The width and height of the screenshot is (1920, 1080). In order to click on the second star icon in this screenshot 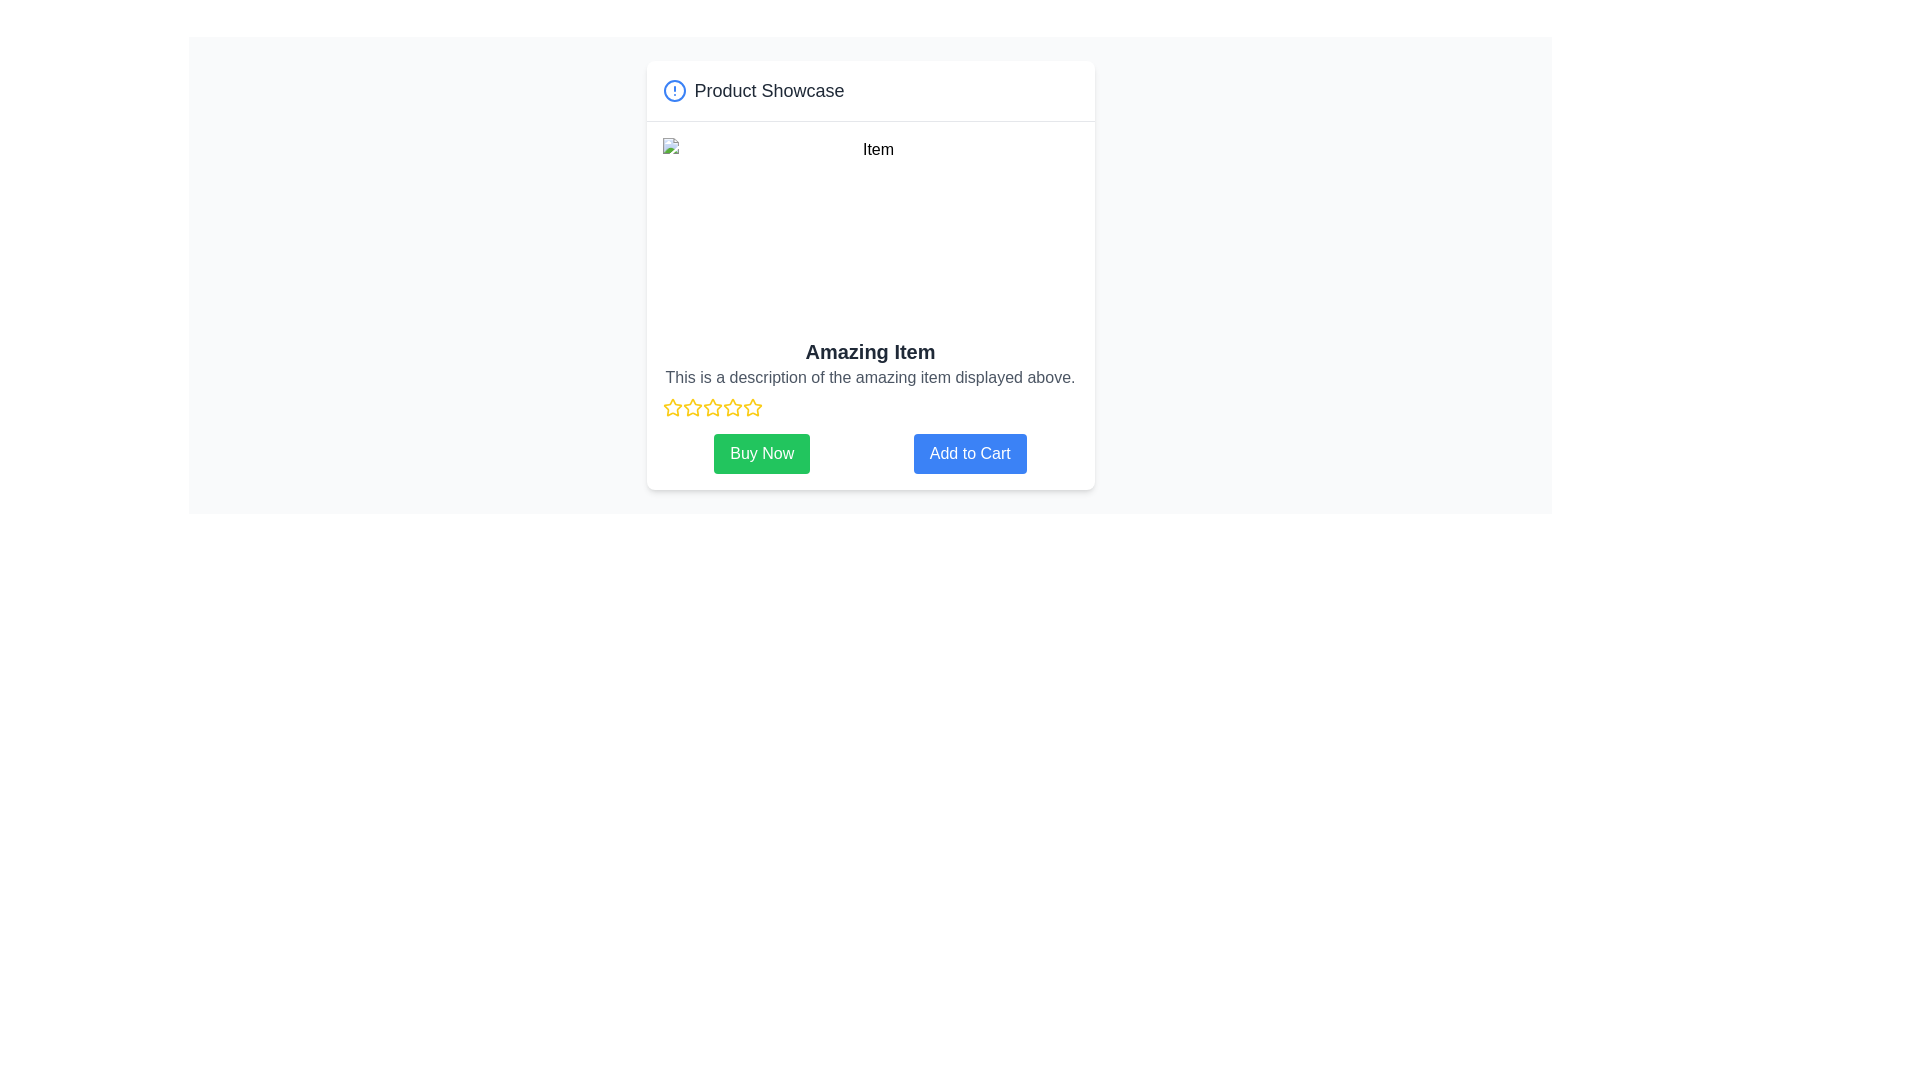, I will do `click(692, 406)`.